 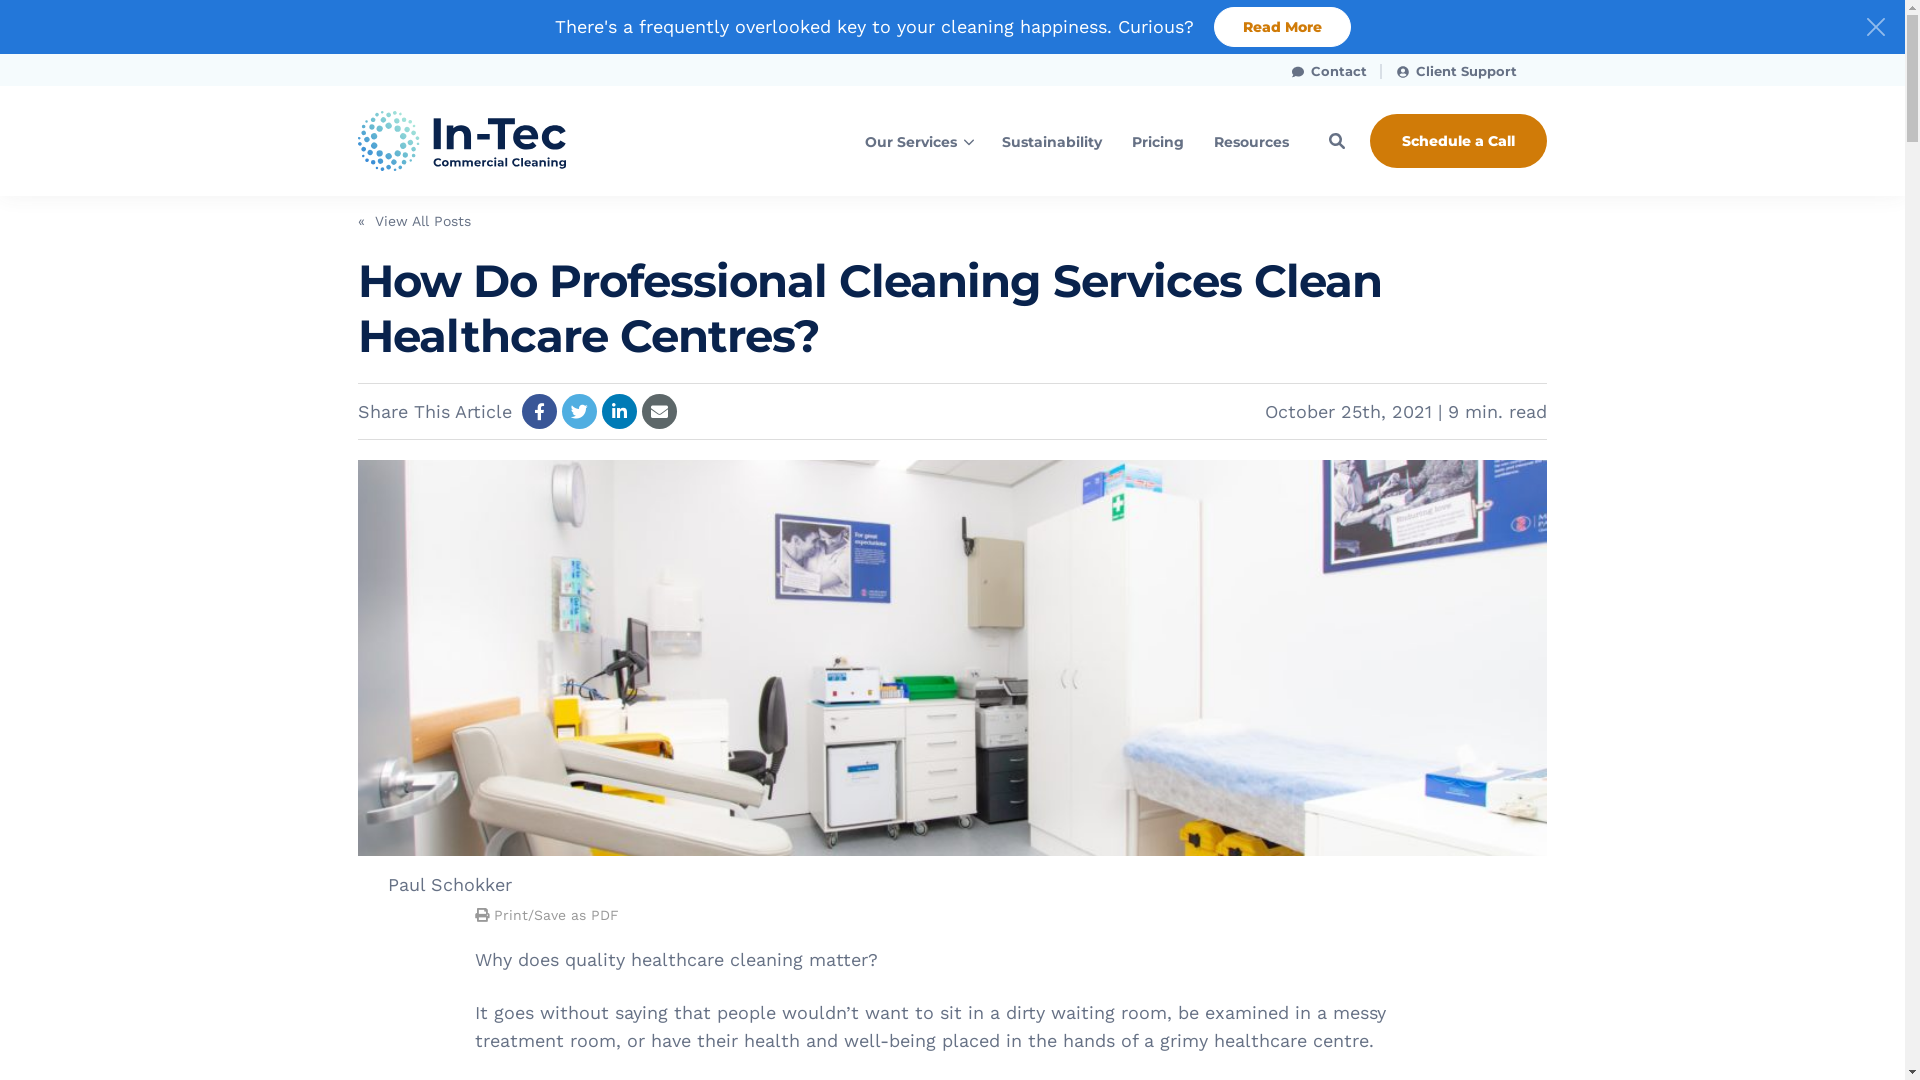 I want to click on 'In-Tec Commercial Cleaning', so click(x=493, y=140).